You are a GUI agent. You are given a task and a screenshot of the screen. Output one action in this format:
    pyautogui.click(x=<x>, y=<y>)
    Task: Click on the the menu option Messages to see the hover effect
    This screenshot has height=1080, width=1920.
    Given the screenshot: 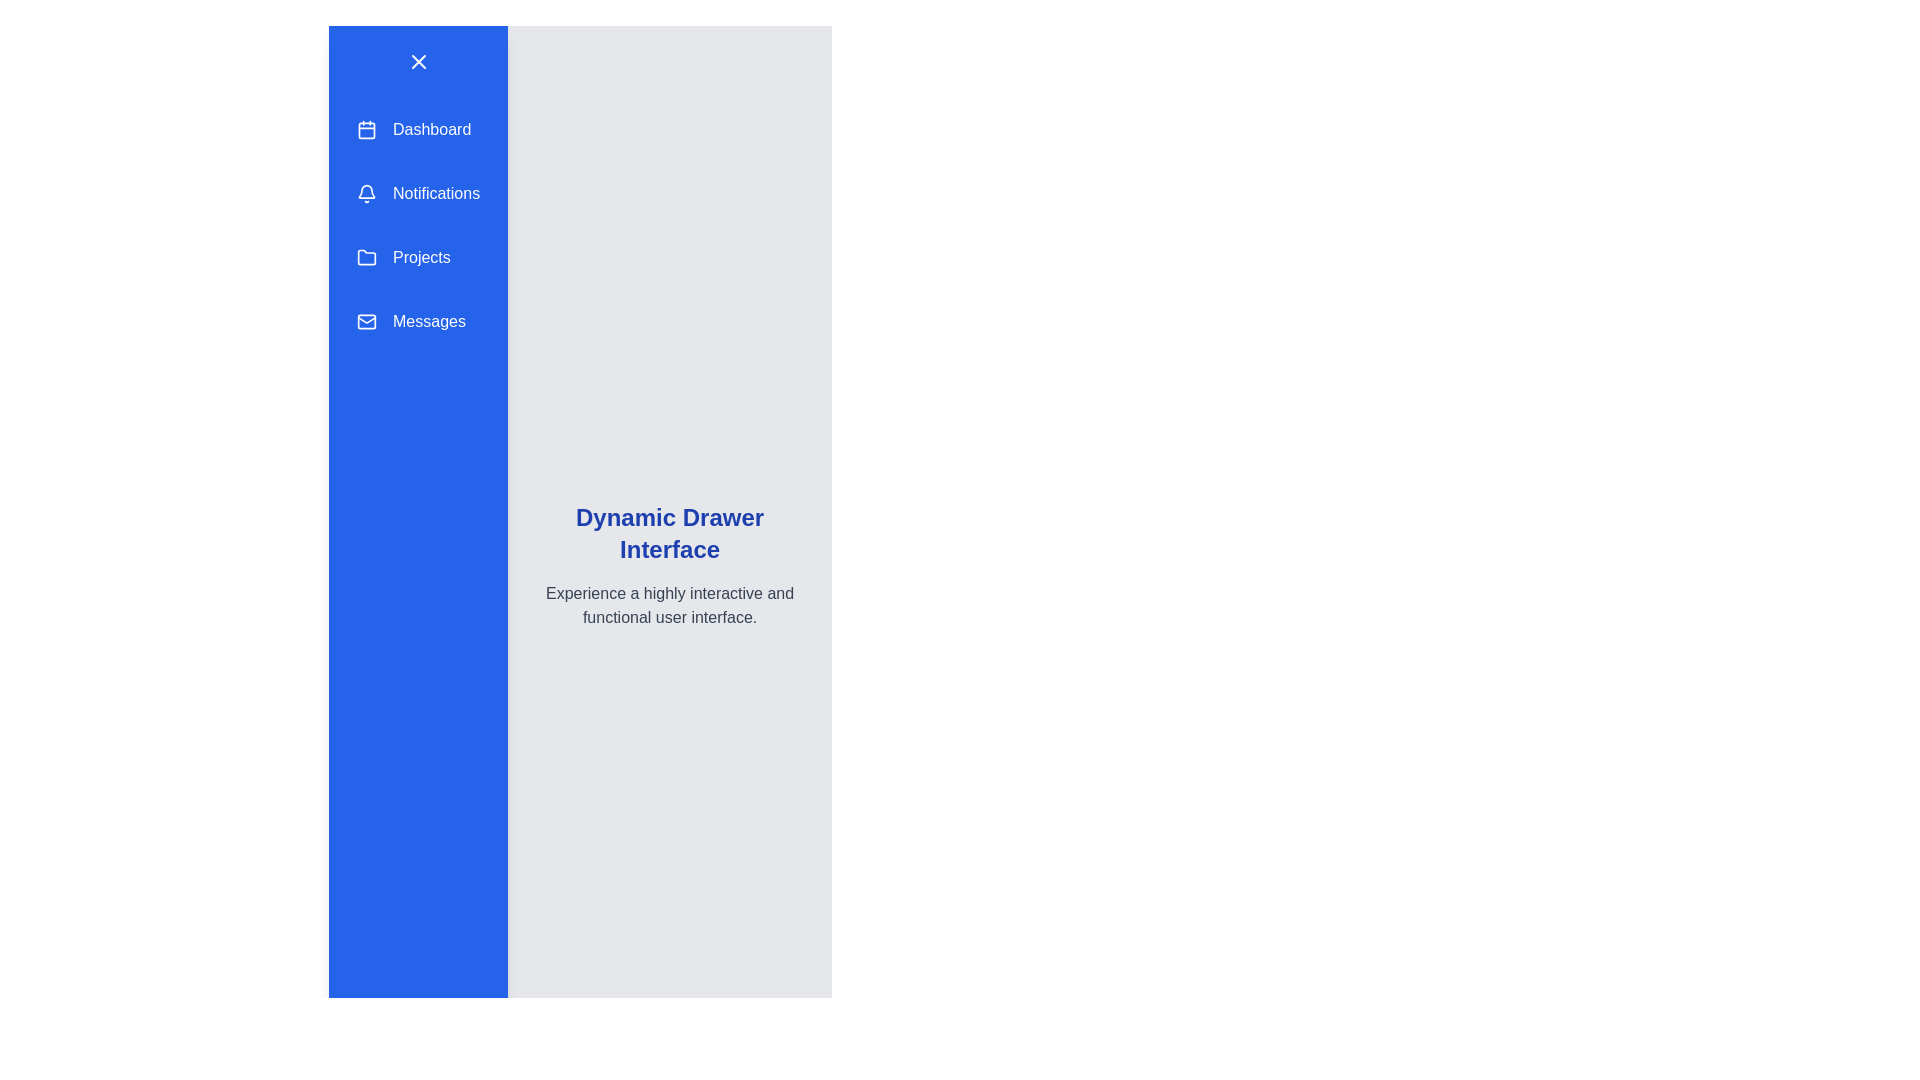 What is the action you would take?
    pyautogui.click(x=417, y=320)
    